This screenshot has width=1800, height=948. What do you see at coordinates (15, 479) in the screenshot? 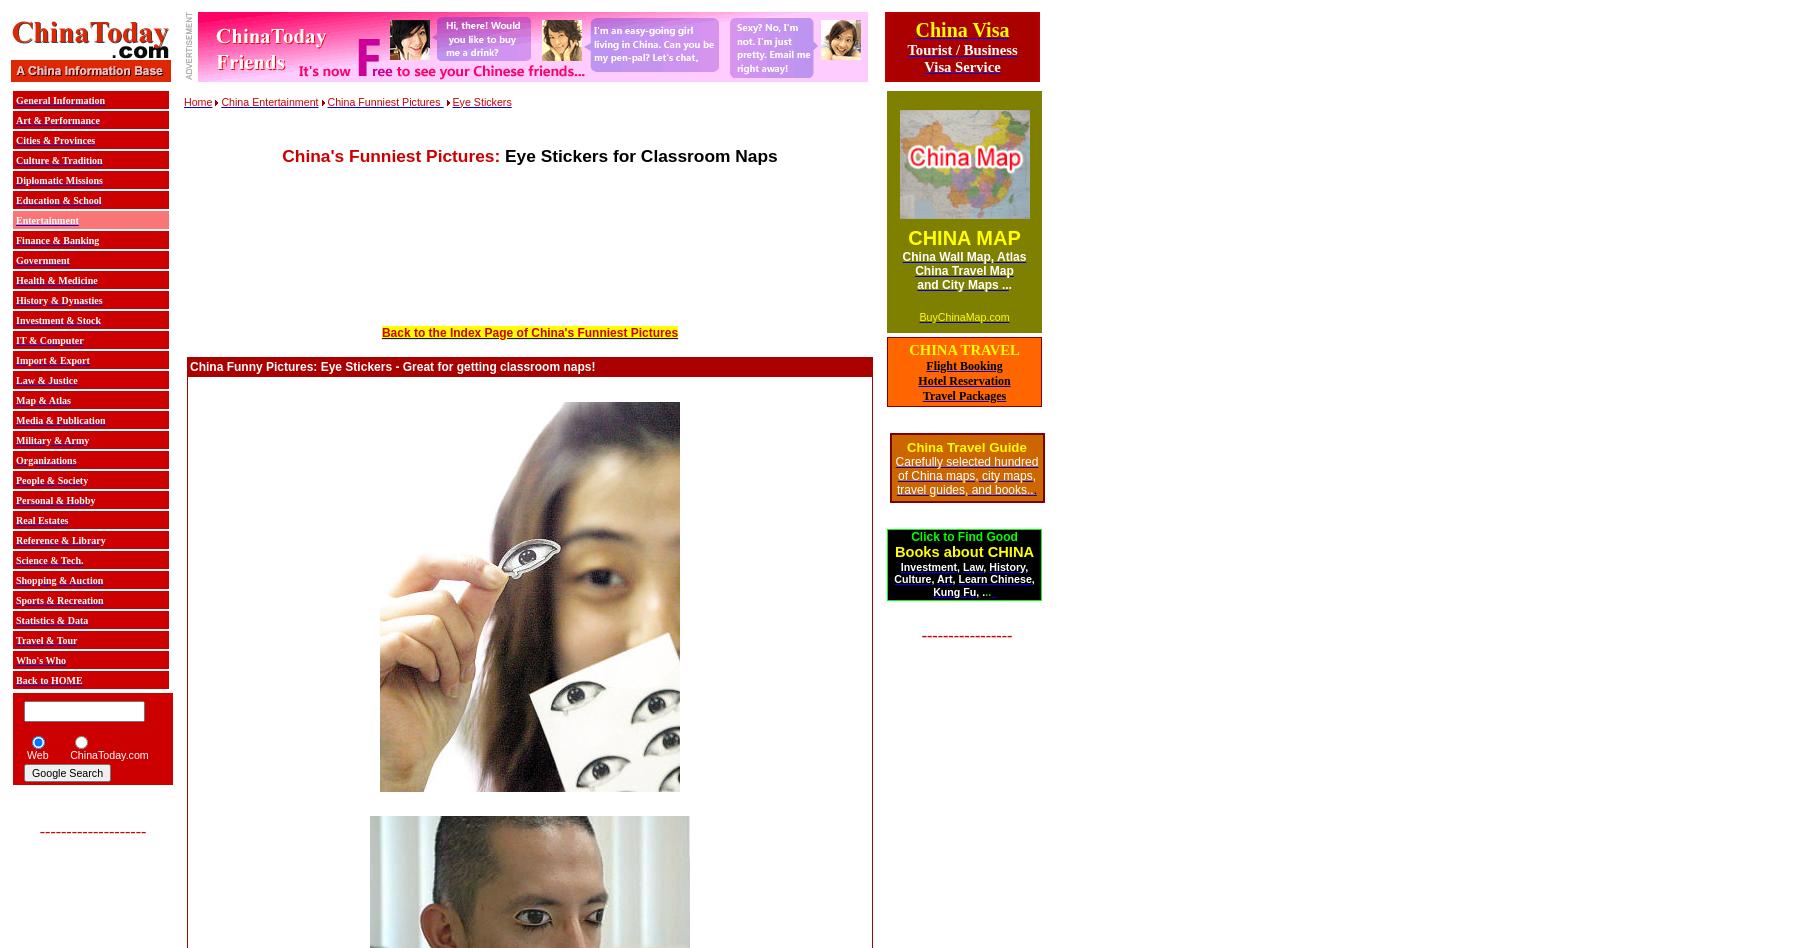
I see `'People & 
          Society'` at bounding box center [15, 479].